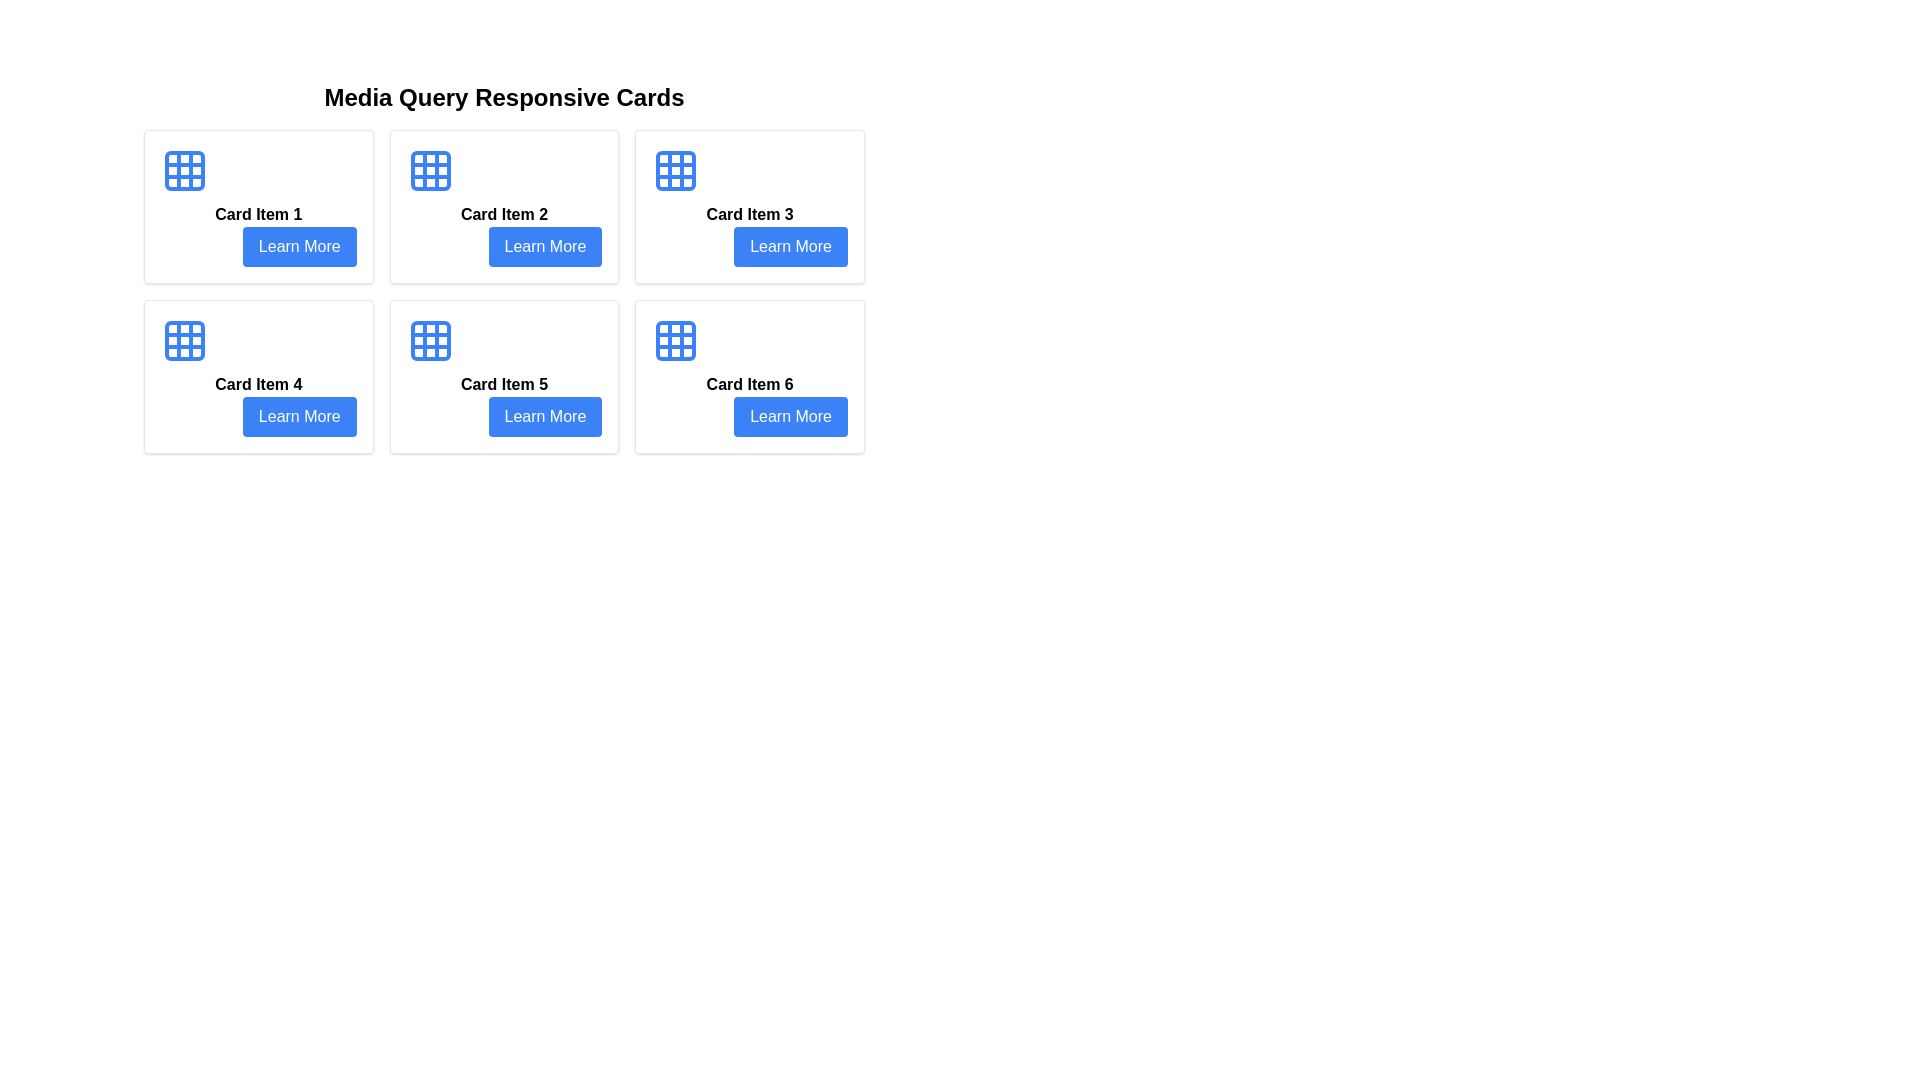 Image resolution: width=1920 pixels, height=1080 pixels. I want to click on the grid layout icon located at the top-center of 'Card Item 5' in the second column of the second row, so click(429, 339).